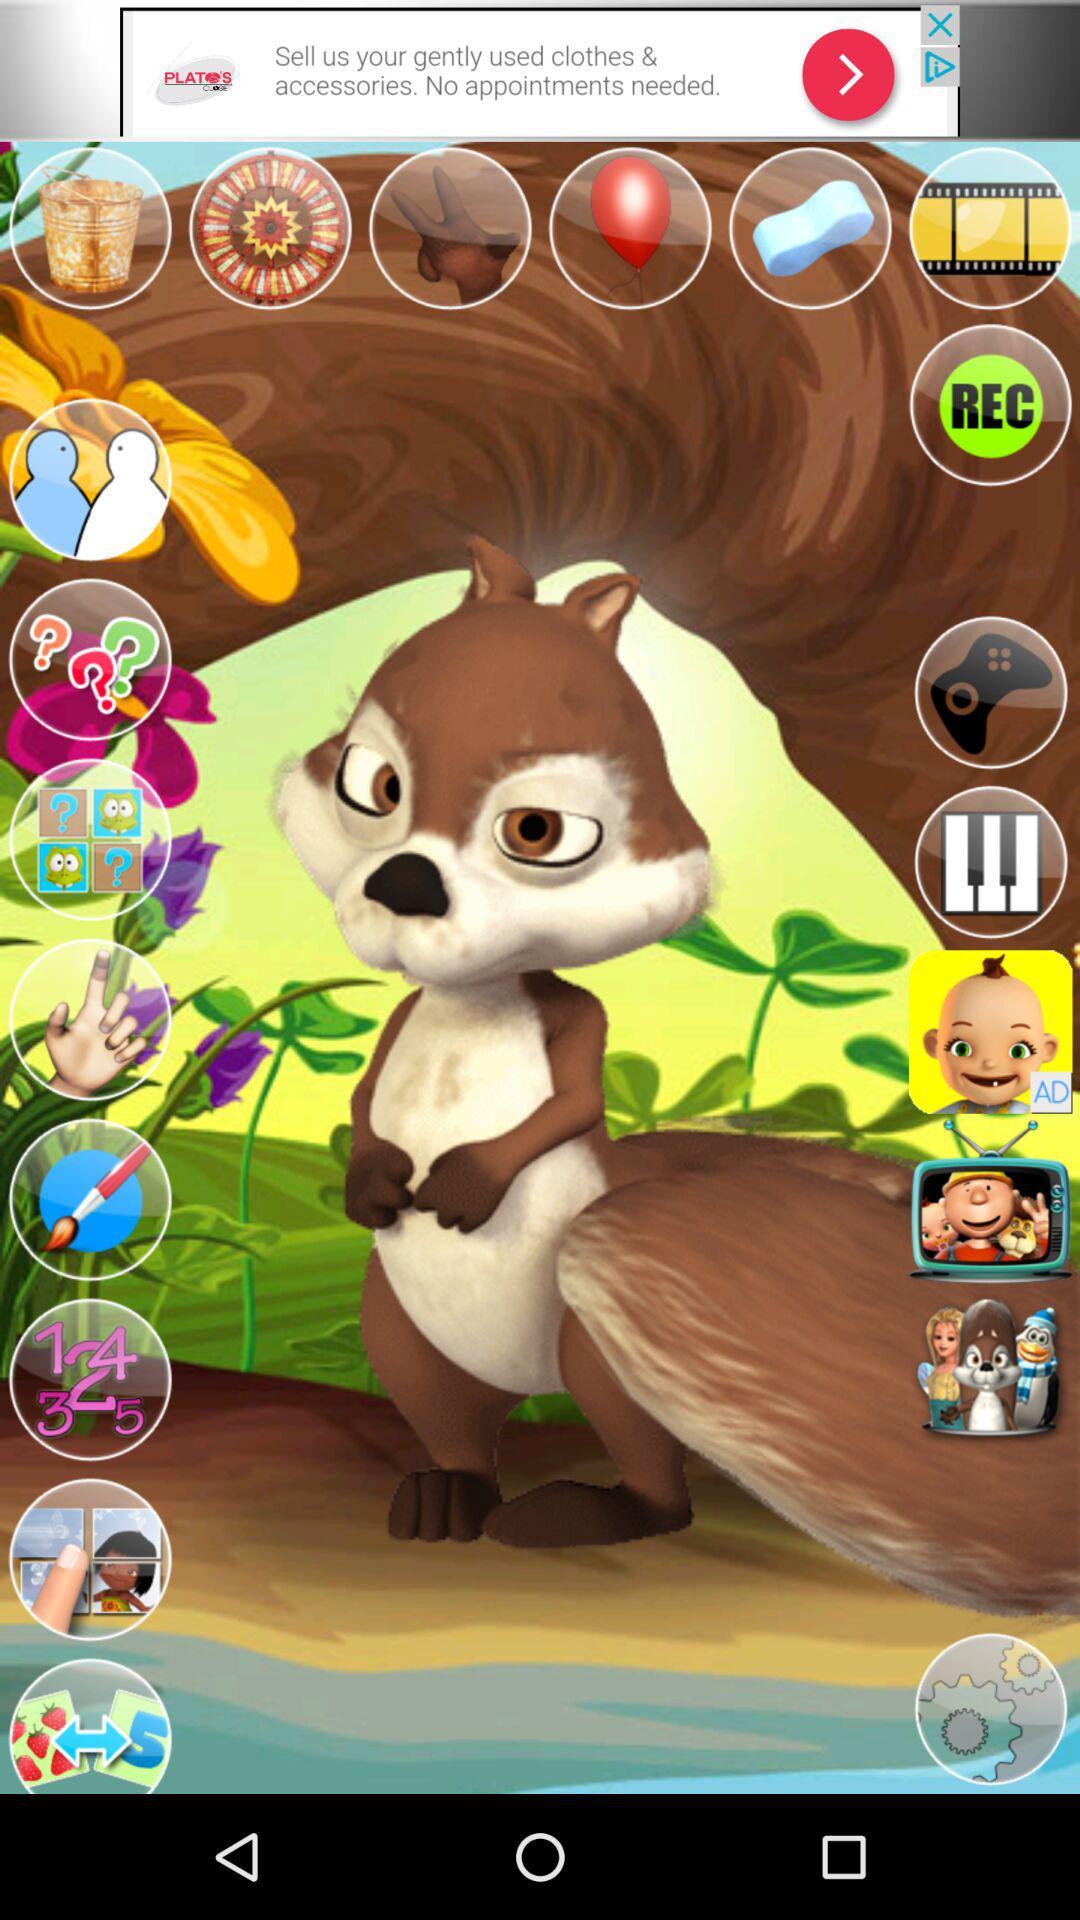  What do you see at coordinates (990, 1032) in the screenshot?
I see `click advertisement` at bounding box center [990, 1032].